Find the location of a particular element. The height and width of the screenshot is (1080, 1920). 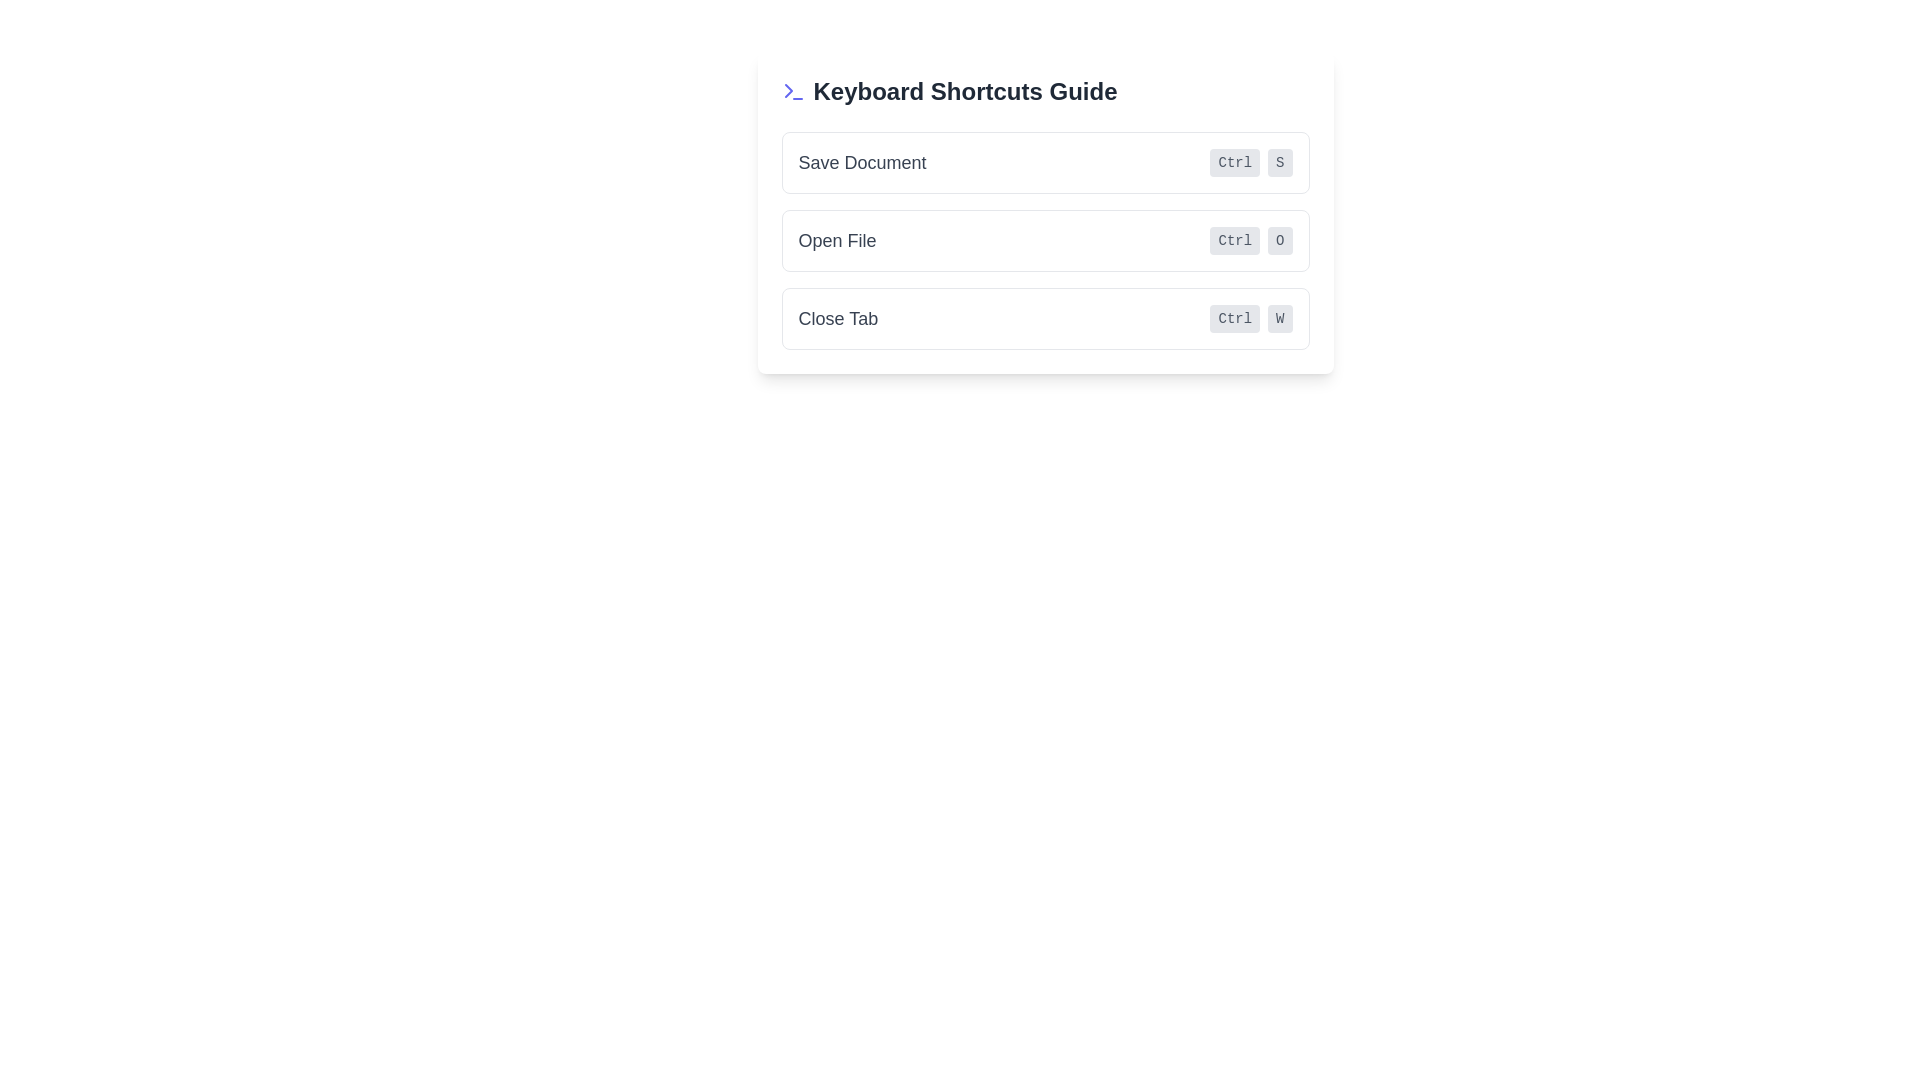

the 'S' key button in the 'Keyboard Shortcuts Guide' section to observe the tooltip or context hint is located at coordinates (1280, 161).